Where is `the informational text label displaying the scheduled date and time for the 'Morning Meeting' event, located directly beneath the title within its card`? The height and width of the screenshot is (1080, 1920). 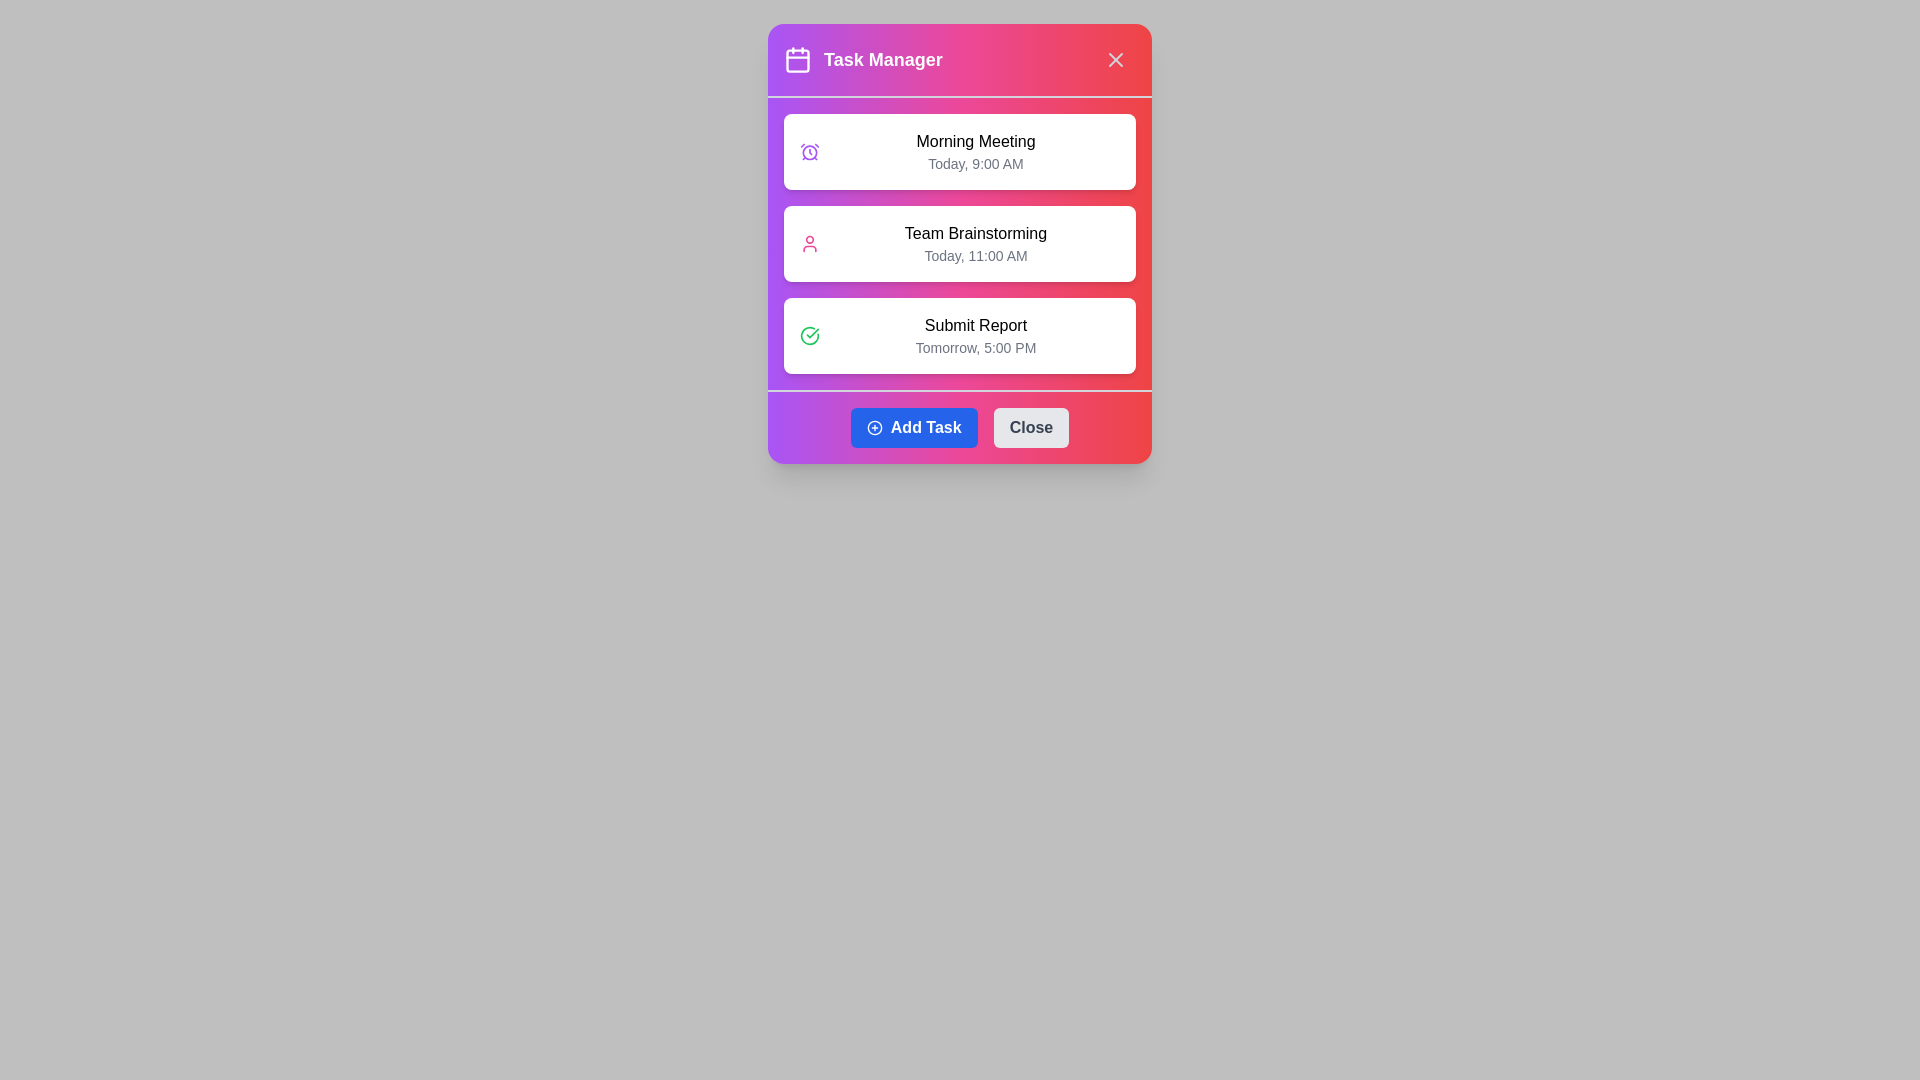 the informational text label displaying the scheduled date and time for the 'Morning Meeting' event, located directly beneath the title within its card is located at coordinates (975, 163).